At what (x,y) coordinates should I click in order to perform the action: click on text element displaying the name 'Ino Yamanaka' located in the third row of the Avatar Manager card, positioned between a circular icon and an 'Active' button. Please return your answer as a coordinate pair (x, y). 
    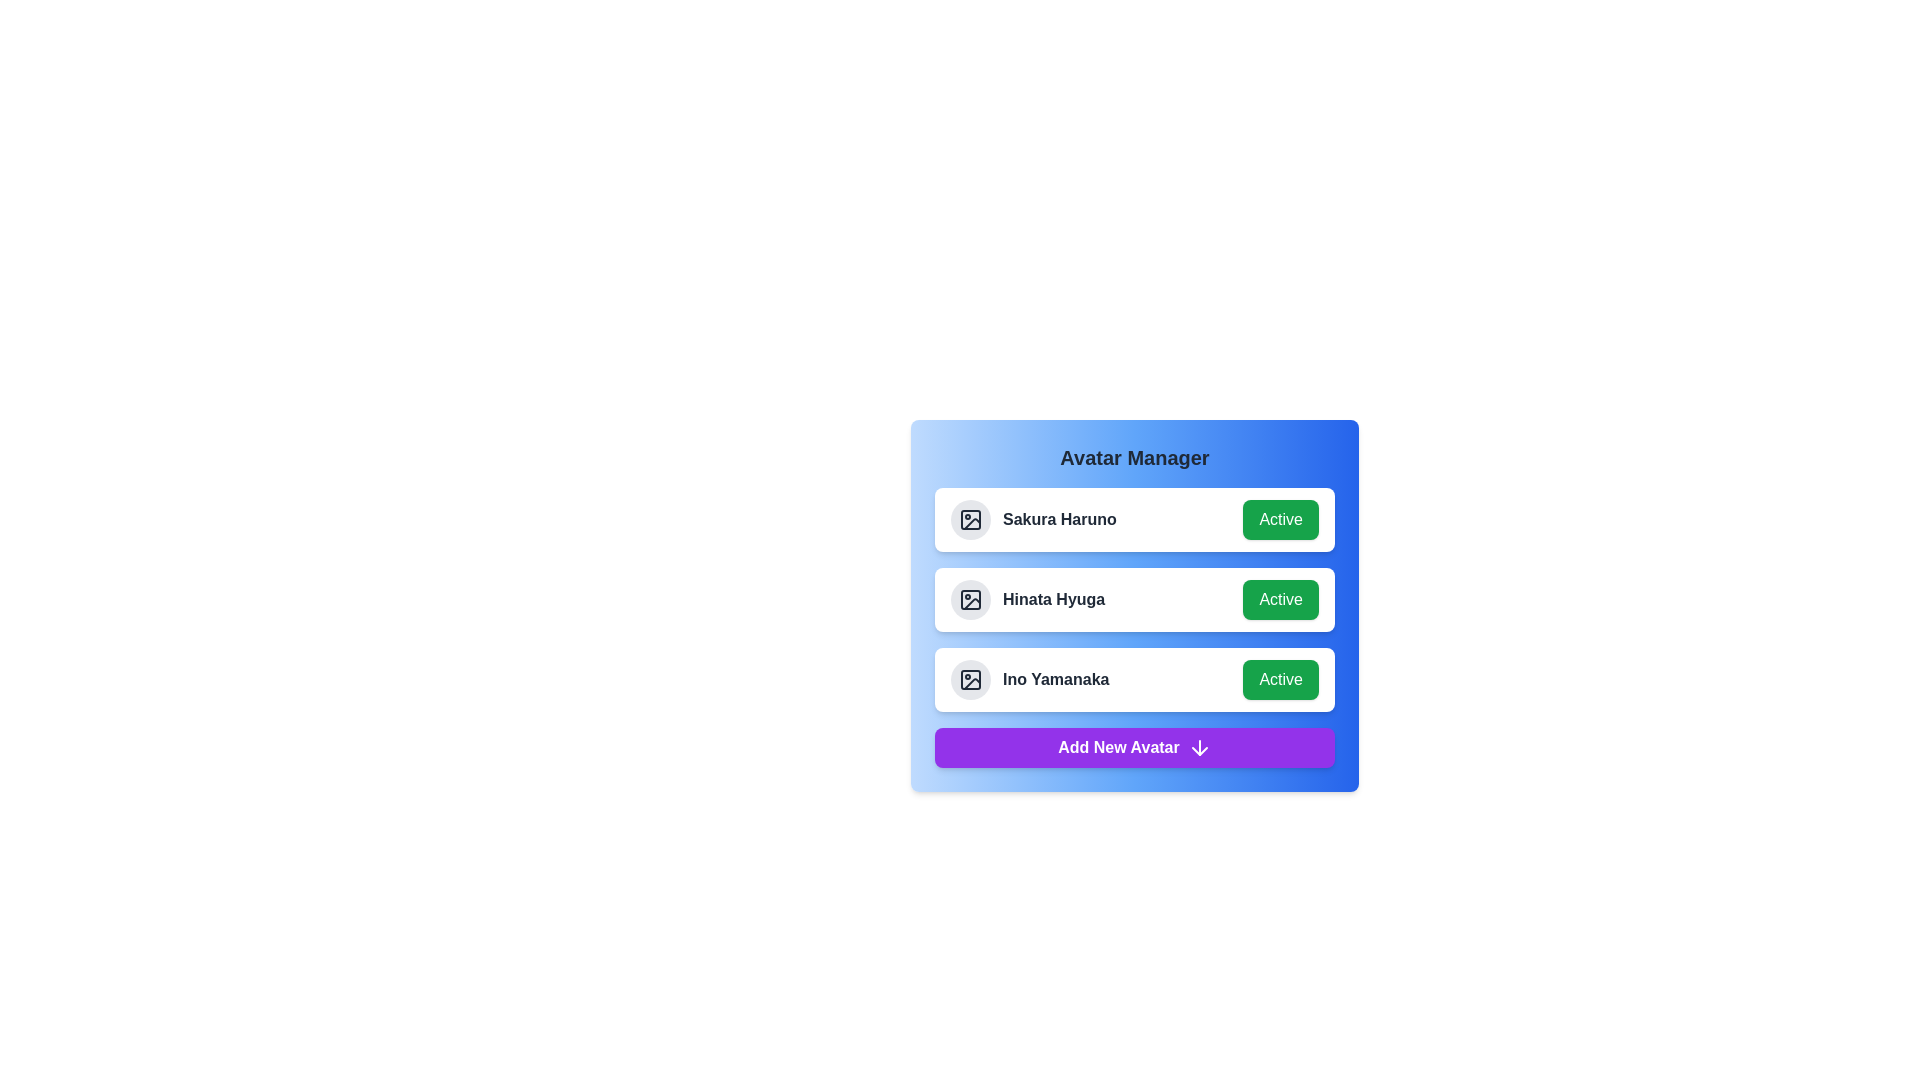
    Looking at the image, I should click on (1055, 678).